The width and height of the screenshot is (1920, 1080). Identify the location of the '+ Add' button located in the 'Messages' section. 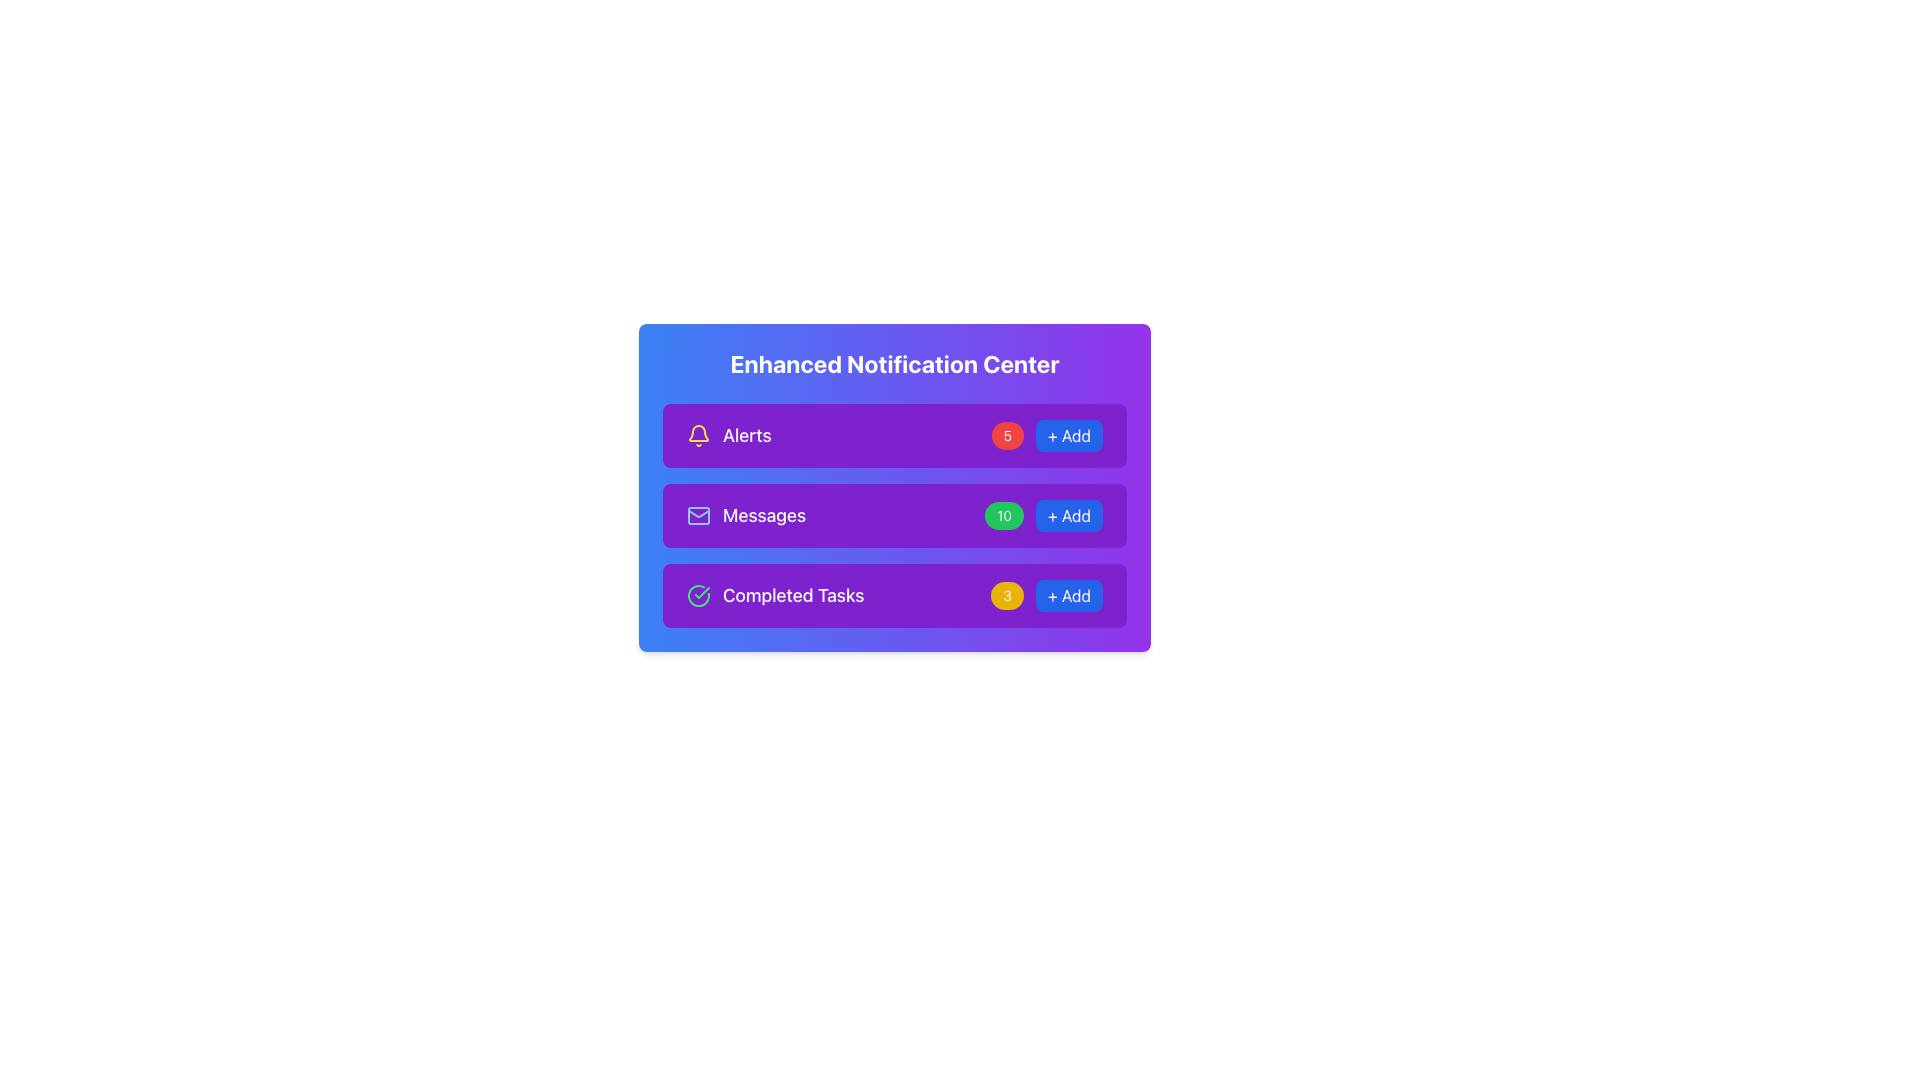
(1068, 515).